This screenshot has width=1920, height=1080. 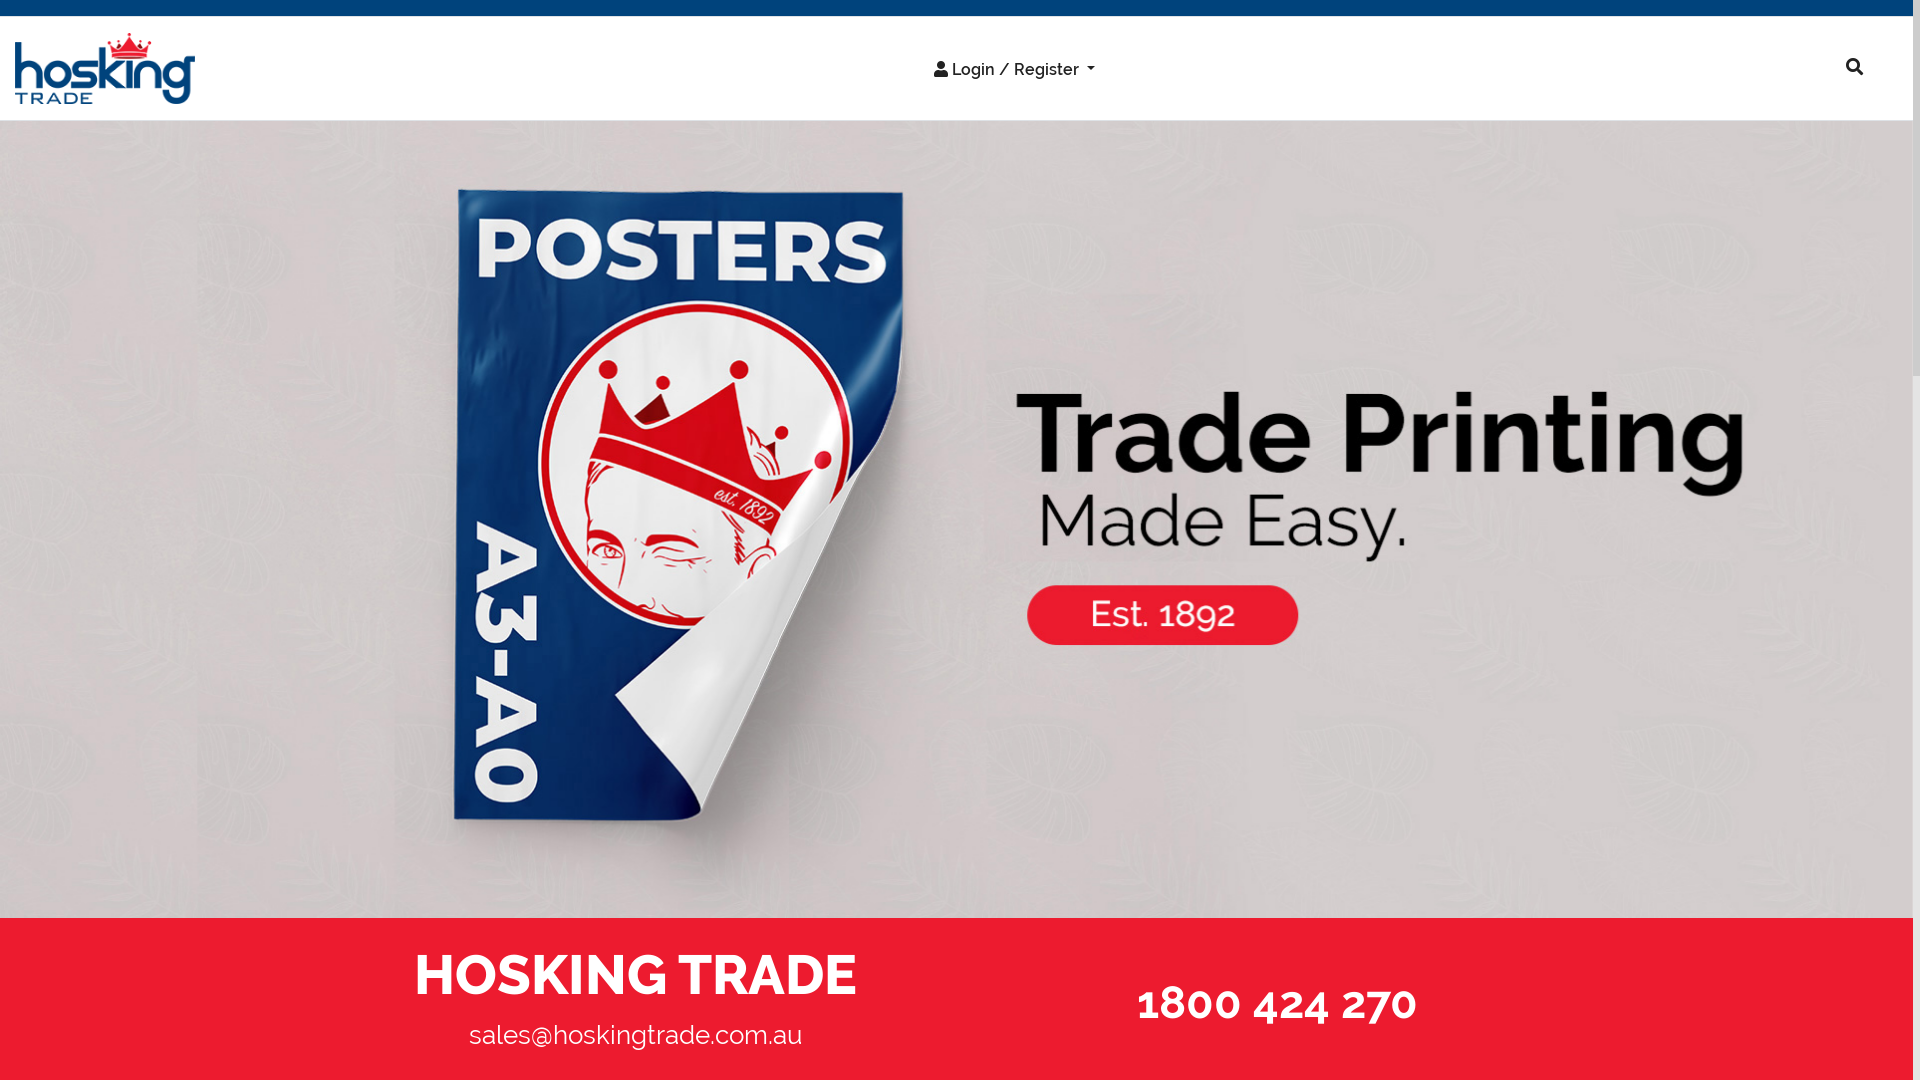 What do you see at coordinates (916, 68) in the screenshot?
I see `'Login / Register'` at bounding box center [916, 68].